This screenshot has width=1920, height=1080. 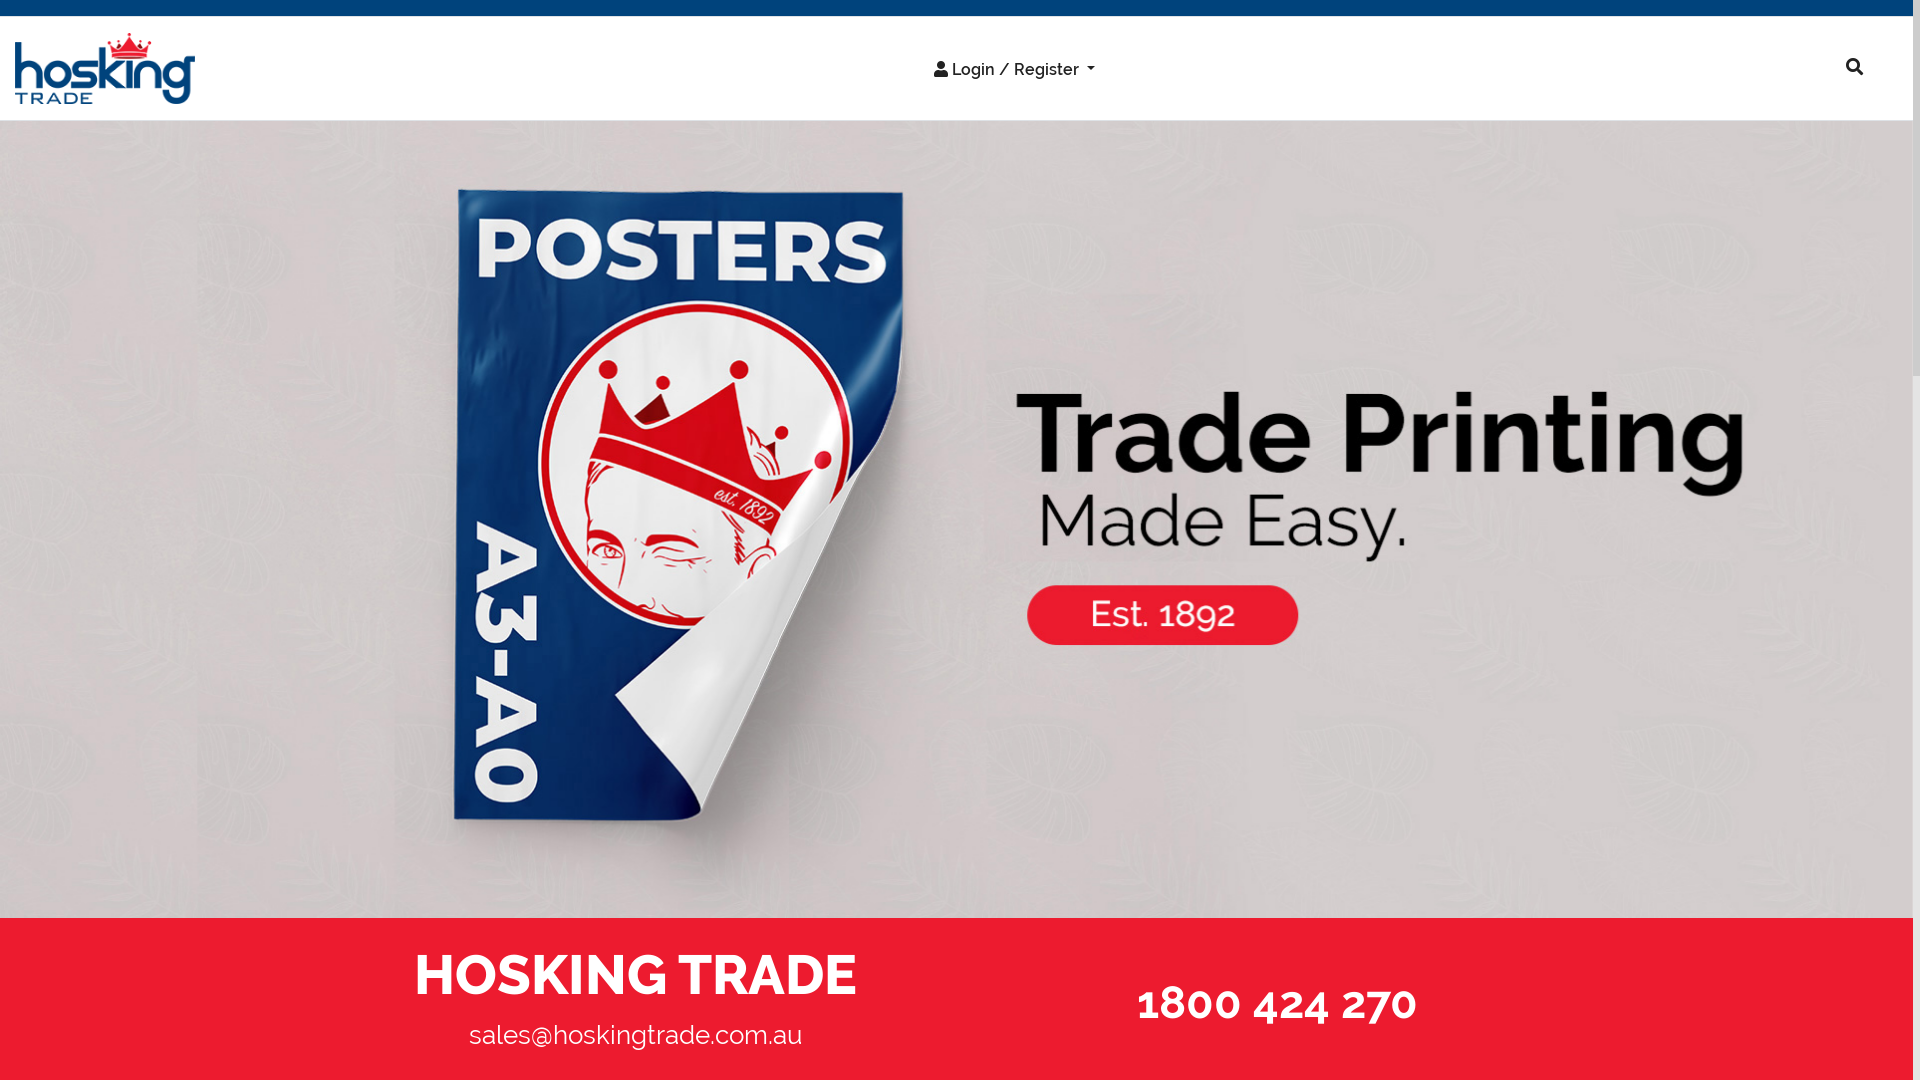 What do you see at coordinates (916, 68) in the screenshot?
I see `'Login / Register'` at bounding box center [916, 68].